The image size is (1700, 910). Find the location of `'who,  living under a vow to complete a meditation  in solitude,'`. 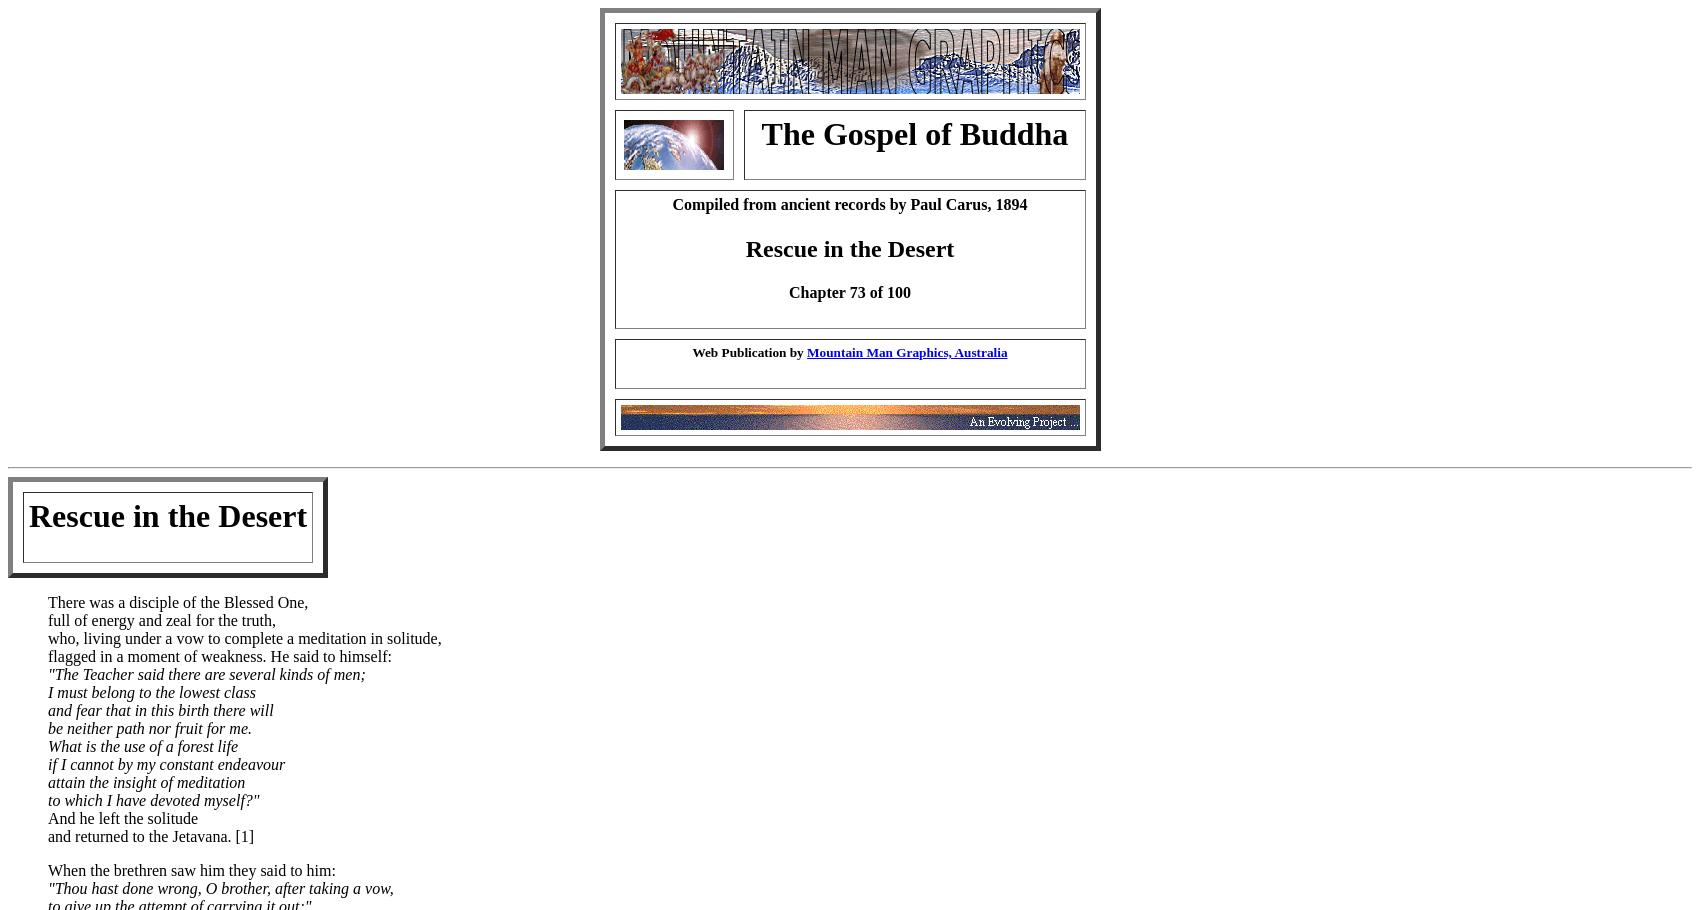

'who,  living under a vow to complete a meditation  in solitude,' is located at coordinates (244, 637).